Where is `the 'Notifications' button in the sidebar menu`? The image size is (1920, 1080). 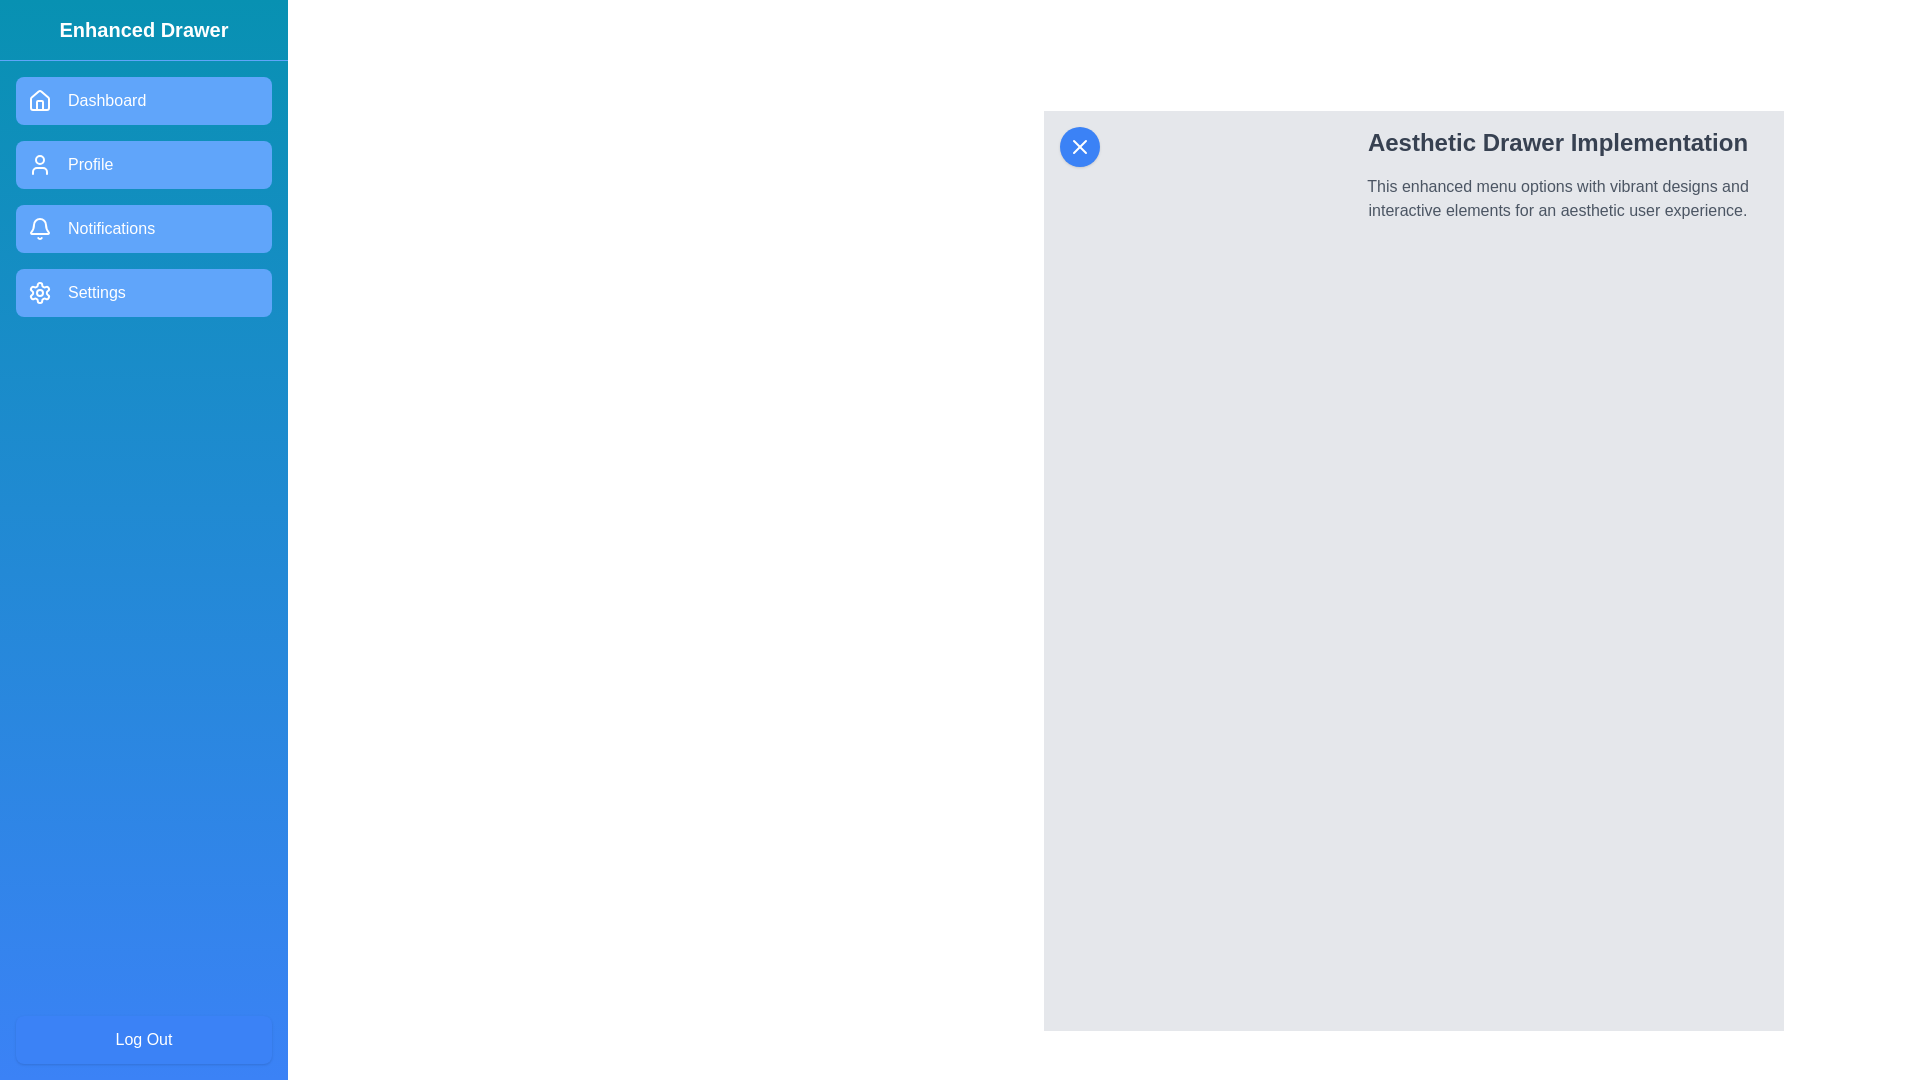
the 'Notifications' button in the sidebar menu is located at coordinates (143, 227).